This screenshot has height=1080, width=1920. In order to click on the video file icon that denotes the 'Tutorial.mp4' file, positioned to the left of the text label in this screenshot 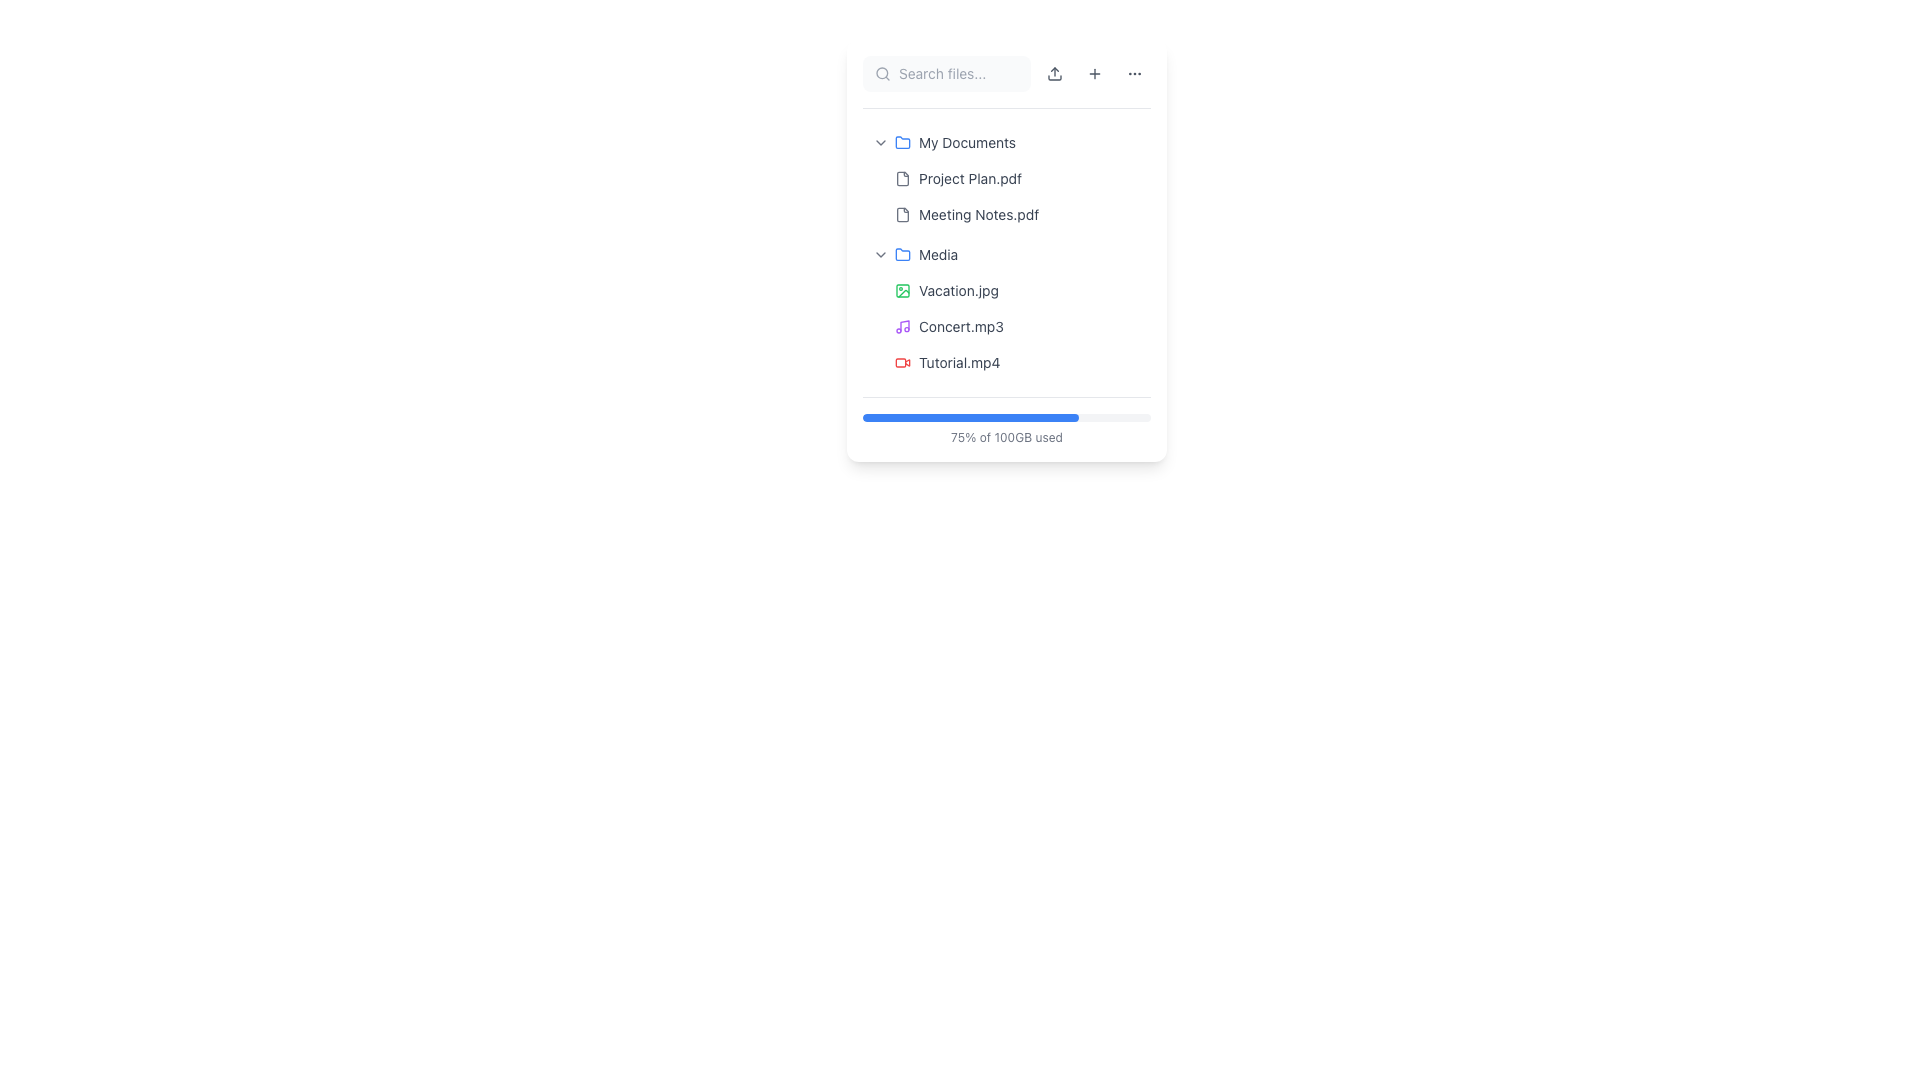, I will do `click(901, 362)`.